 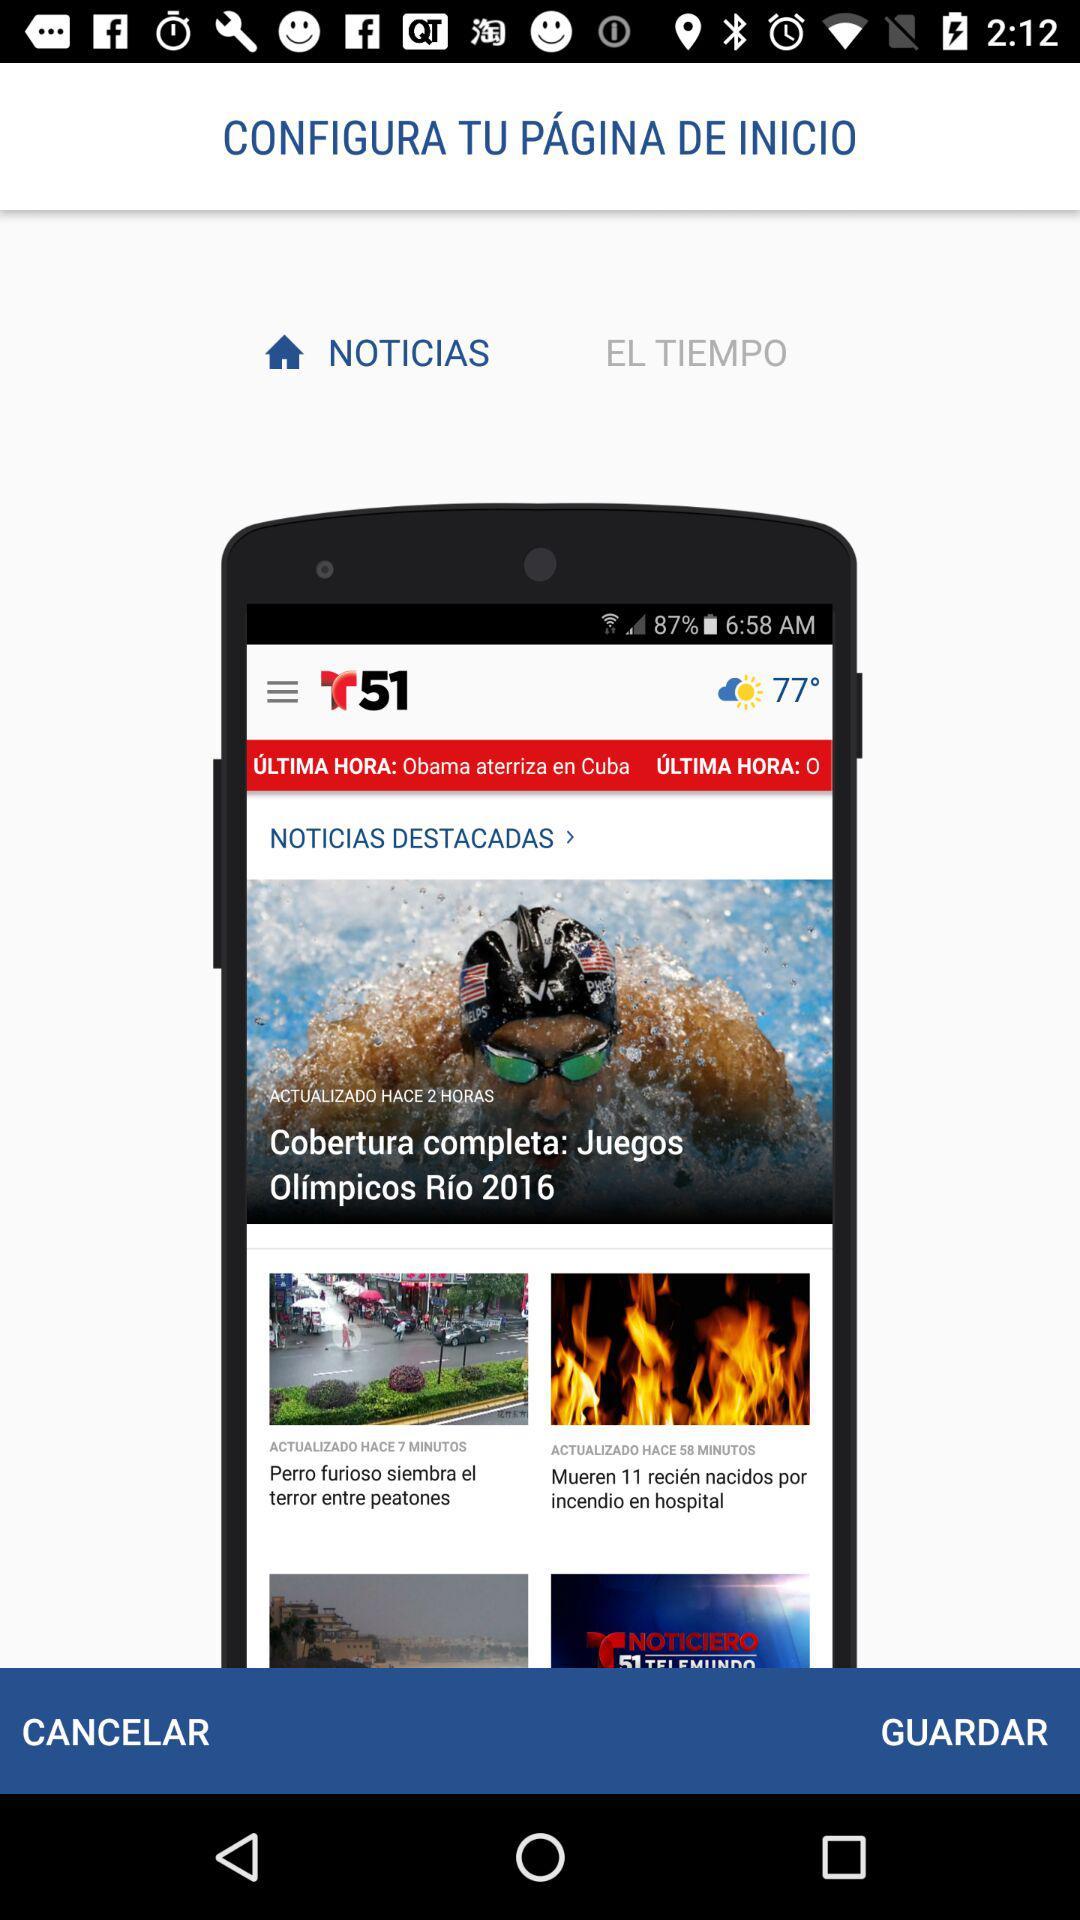 I want to click on icon at the bottom left corner, so click(x=115, y=1730).